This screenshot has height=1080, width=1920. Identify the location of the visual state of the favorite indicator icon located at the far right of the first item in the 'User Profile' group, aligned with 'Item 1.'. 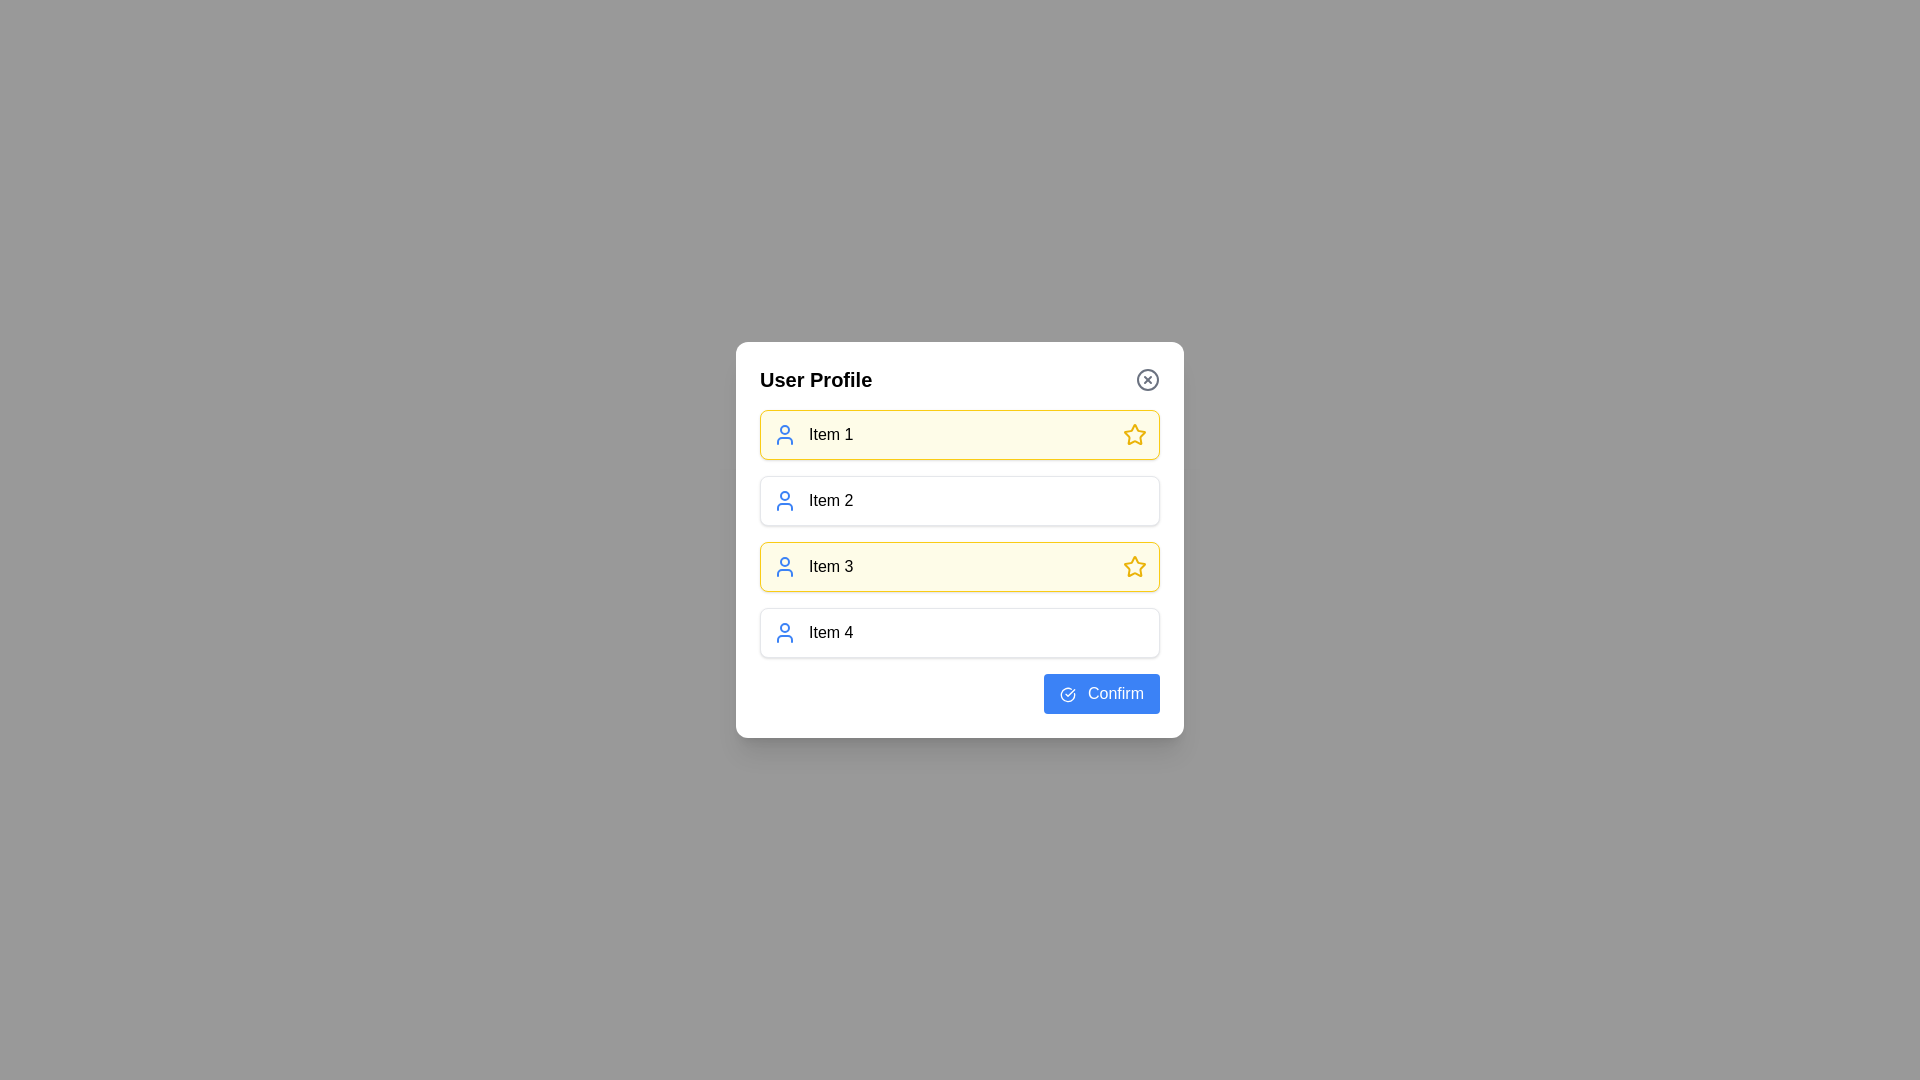
(1134, 434).